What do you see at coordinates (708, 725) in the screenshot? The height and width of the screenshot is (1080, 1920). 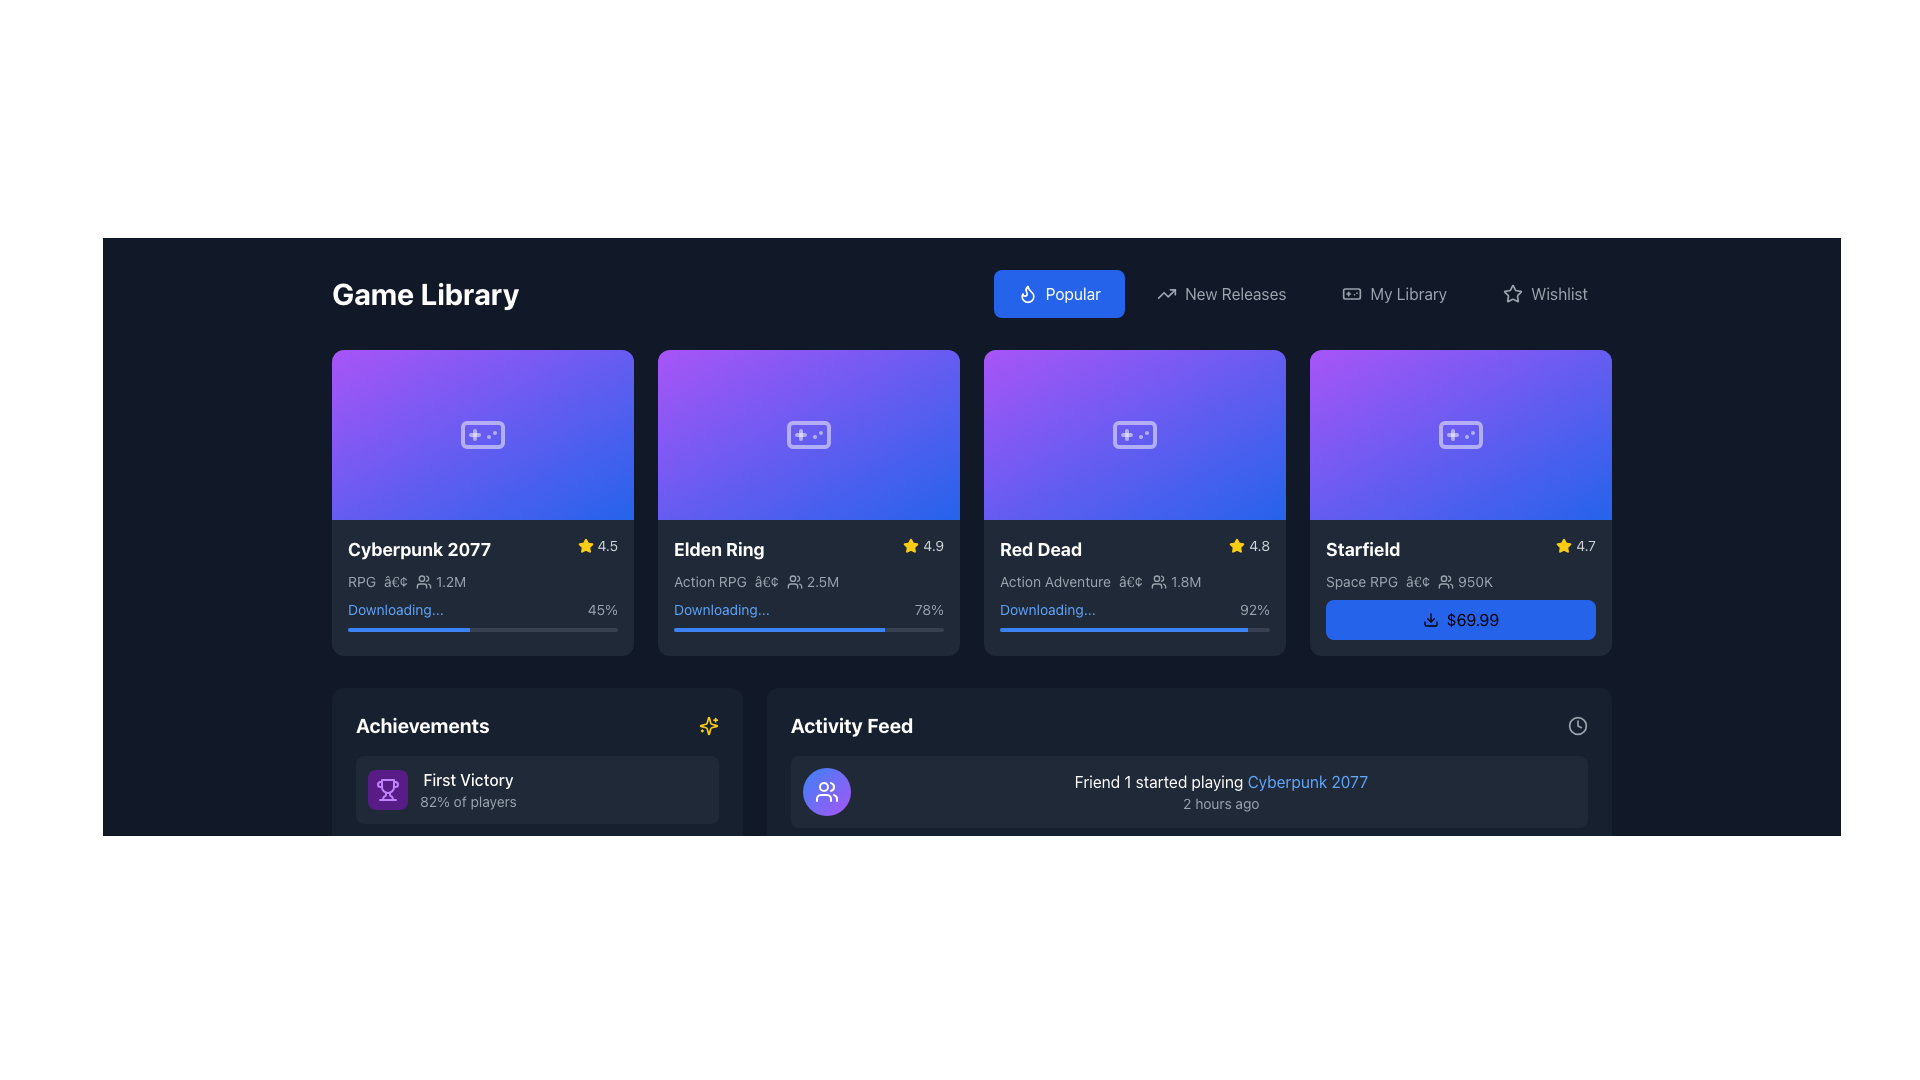 I see `the yellow star-shaped icon next to the 'First Victory' achievement box in the 'Achievements' section` at bounding box center [708, 725].